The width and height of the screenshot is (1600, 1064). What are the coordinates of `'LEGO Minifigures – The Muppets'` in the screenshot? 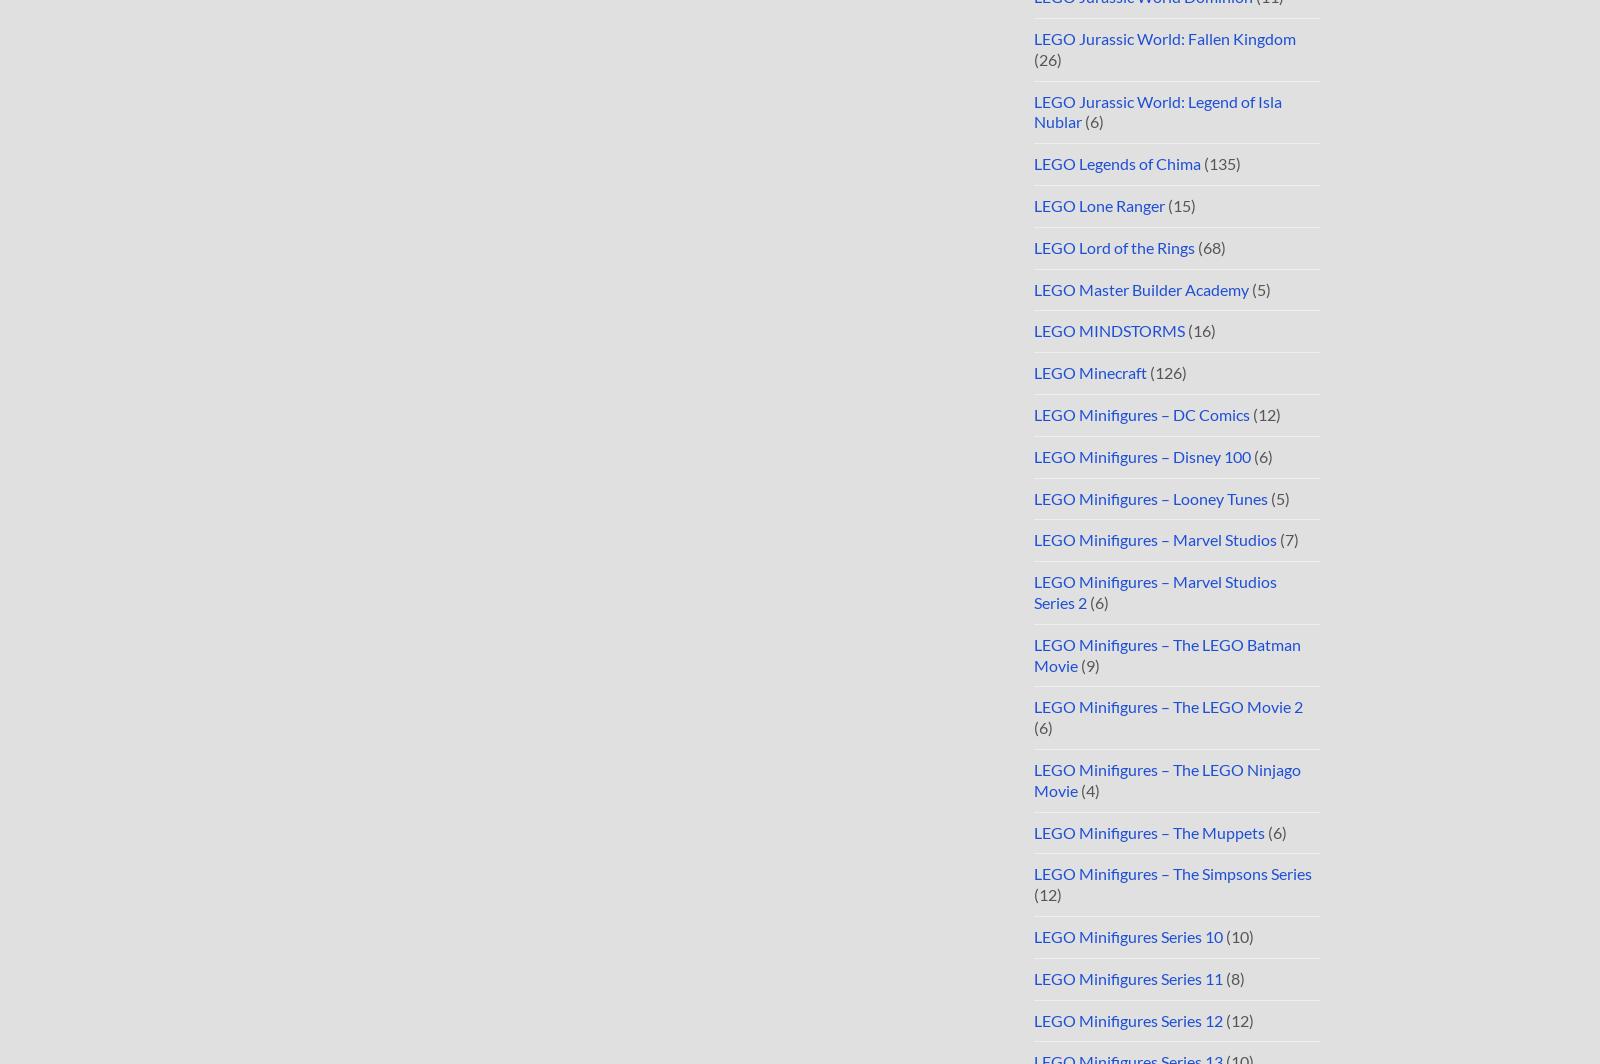 It's located at (1033, 831).